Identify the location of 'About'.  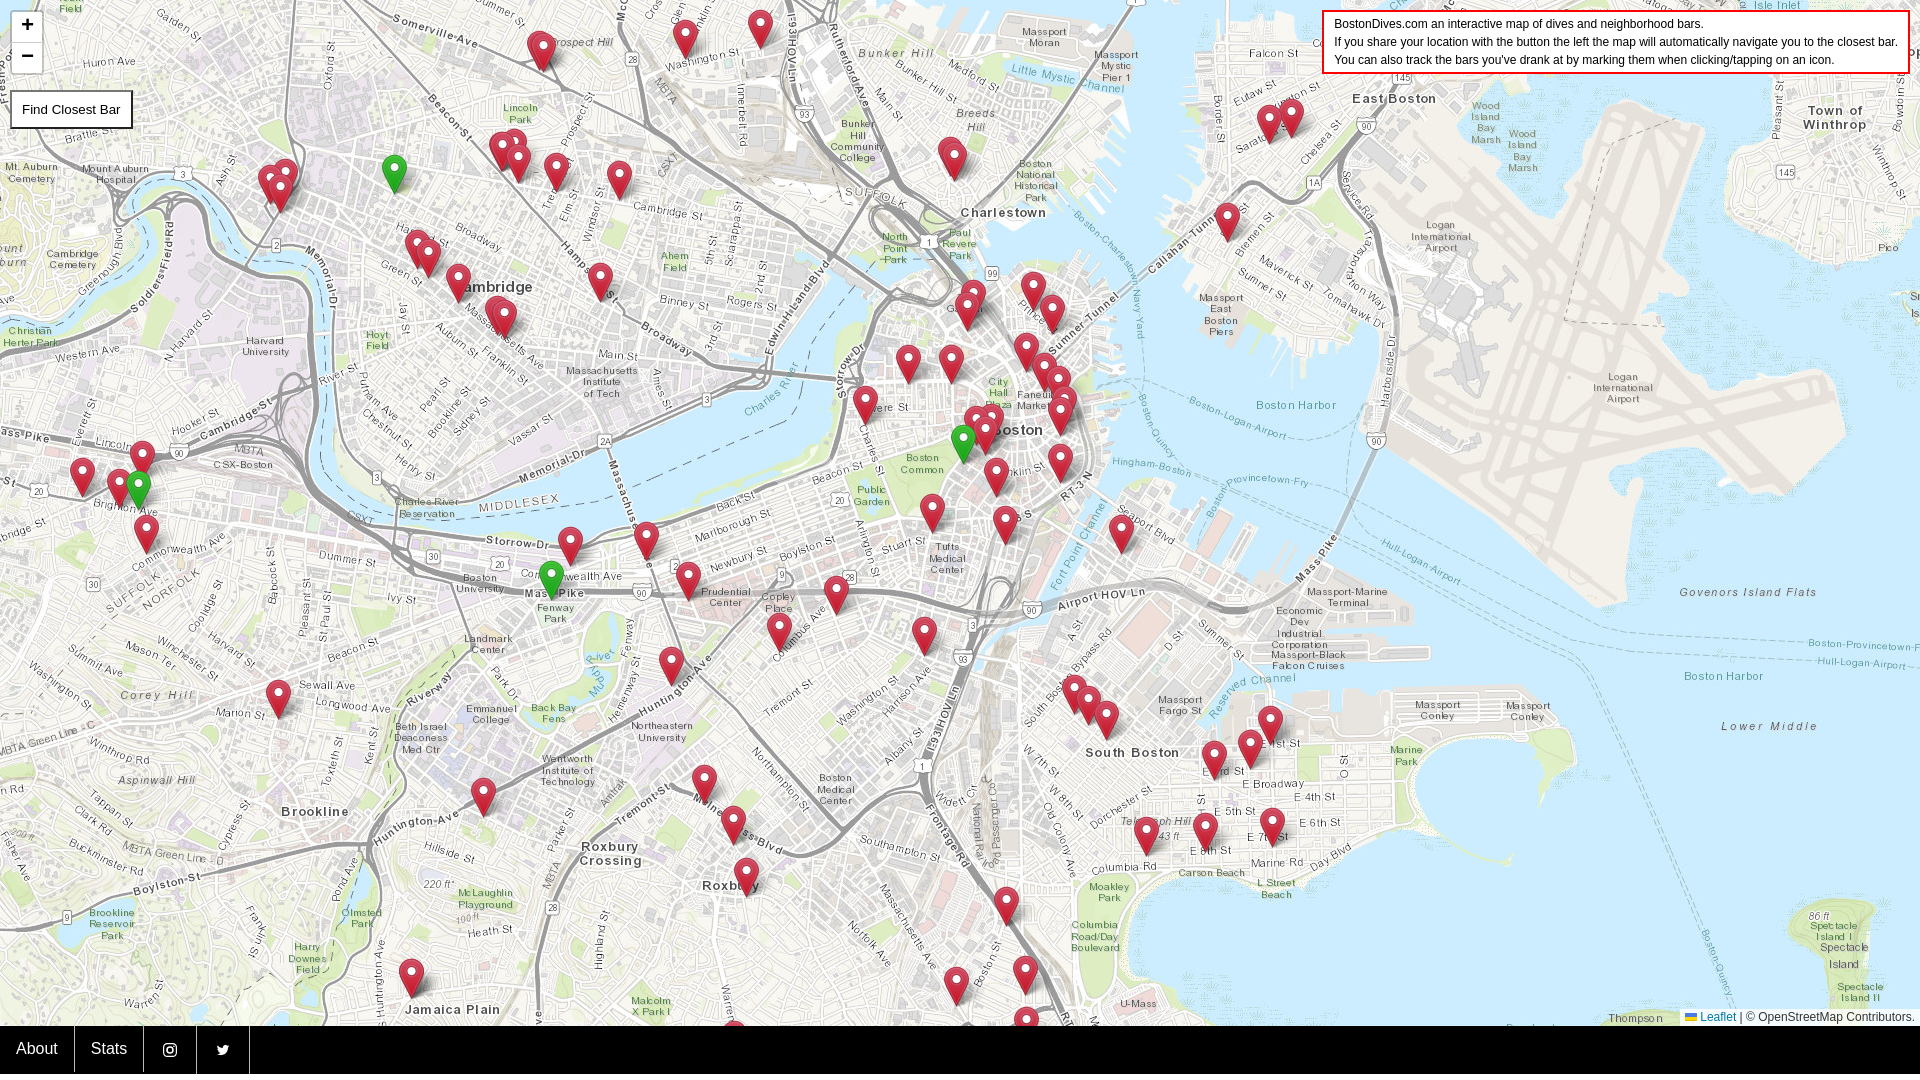
(0, 1048).